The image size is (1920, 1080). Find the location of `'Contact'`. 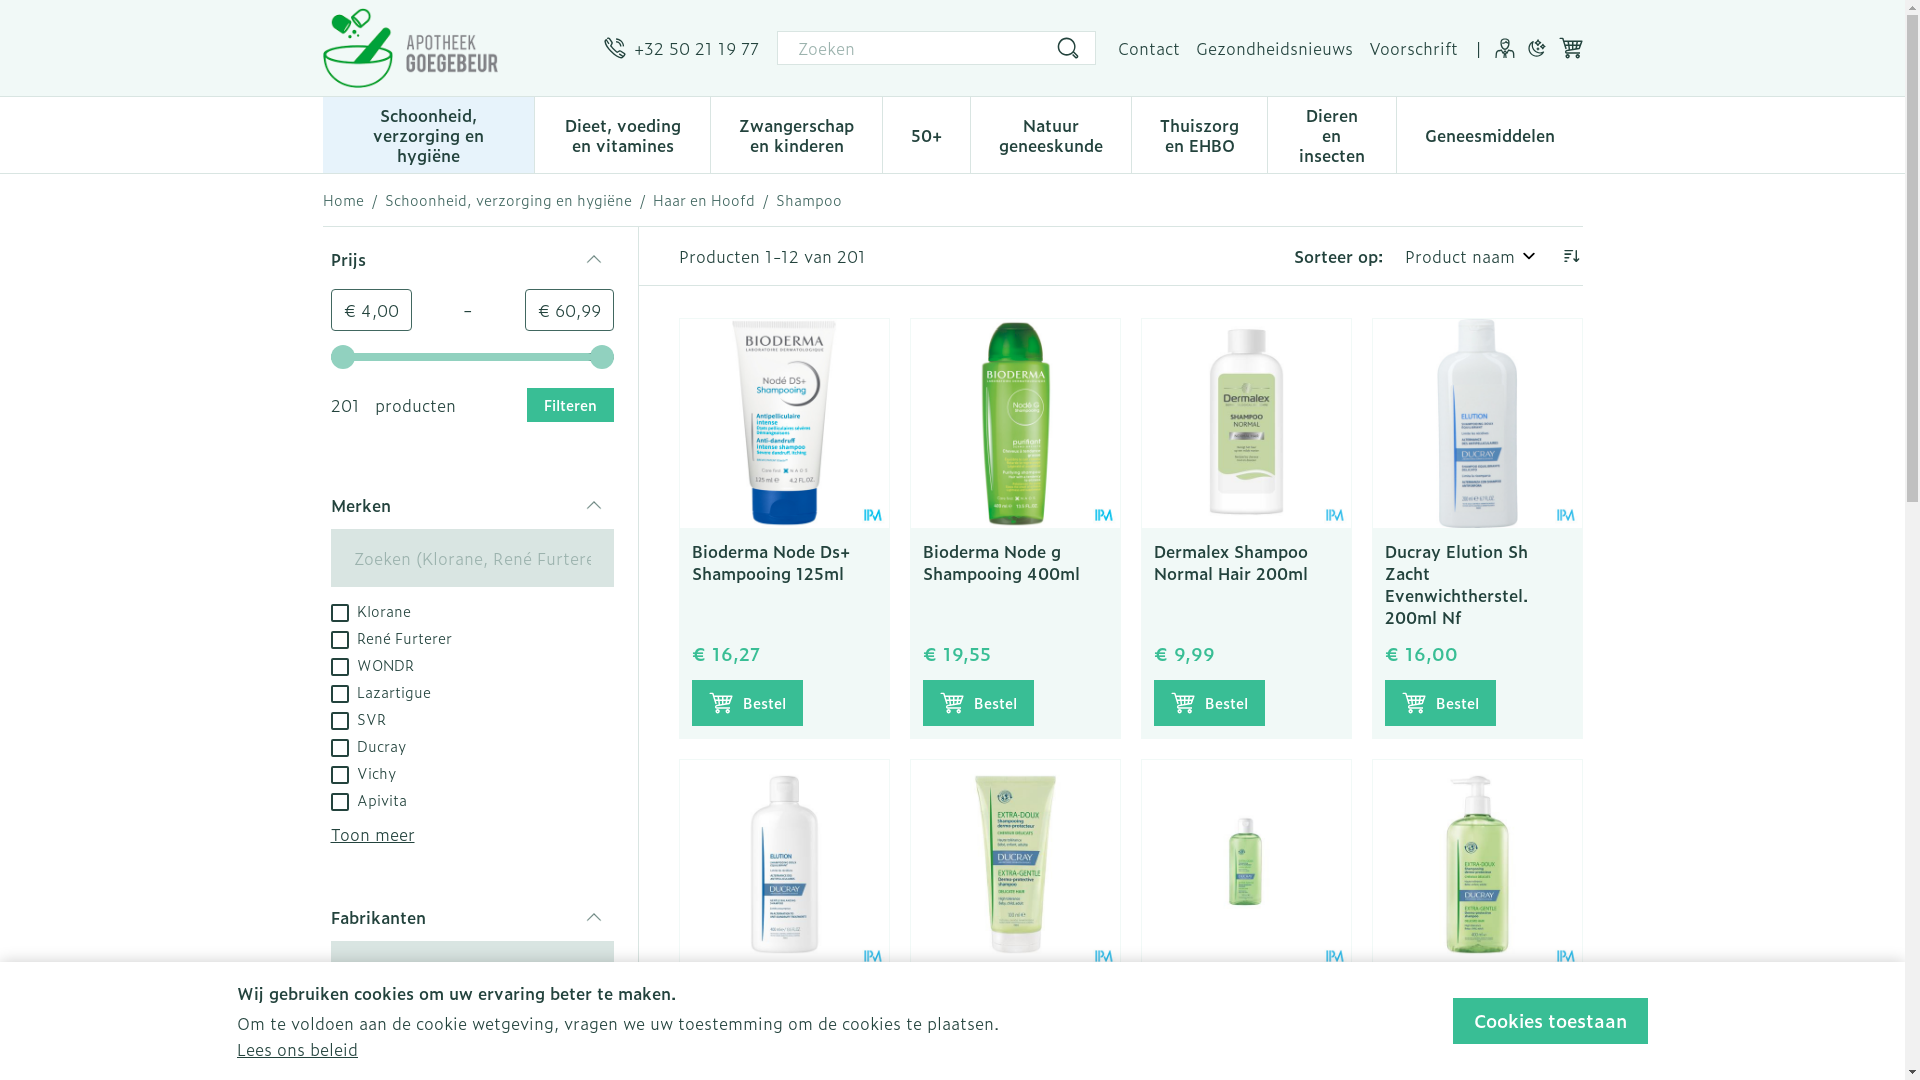

'Contact' is located at coordinates (1148, 46).